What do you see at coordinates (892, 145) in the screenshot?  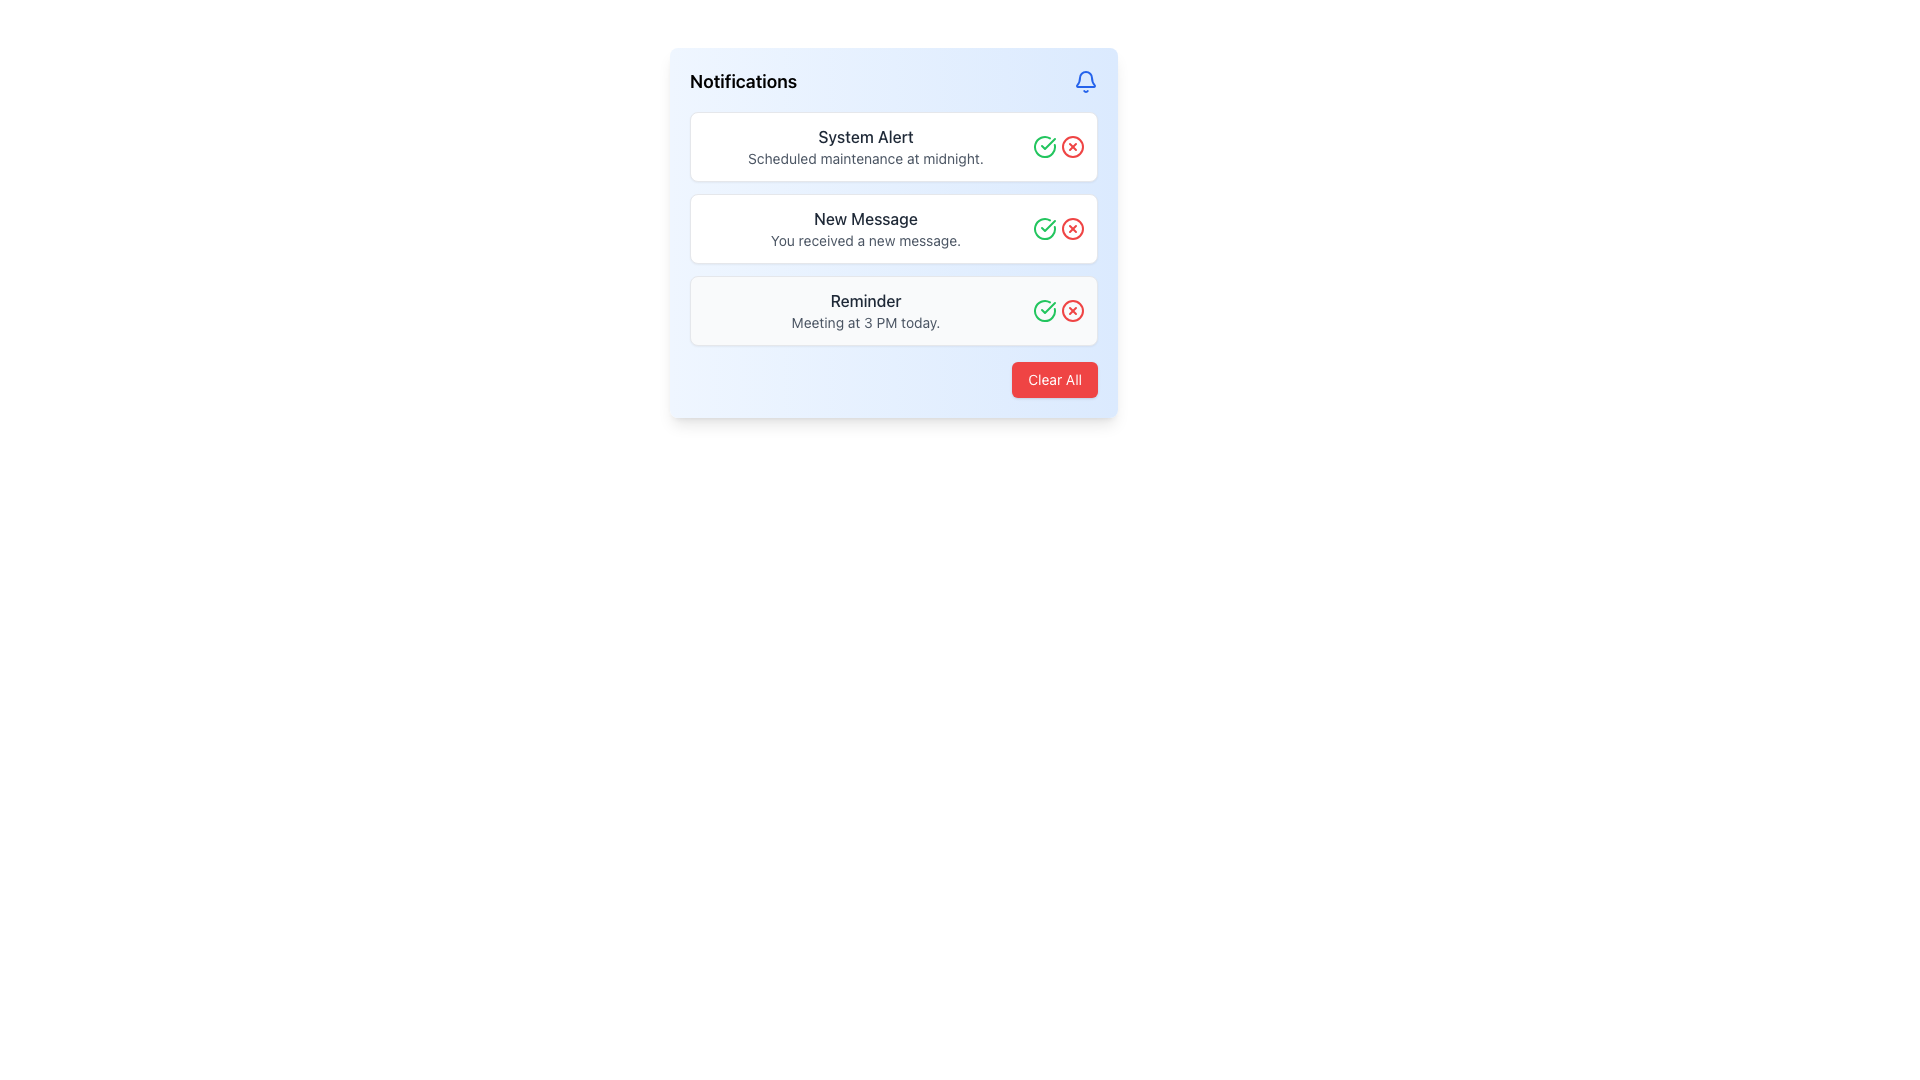 I see `the Information Card titled 'System Alert' that contains the message 'Scheduled maintenance at midnight.'` at bounding box center [892, 145].